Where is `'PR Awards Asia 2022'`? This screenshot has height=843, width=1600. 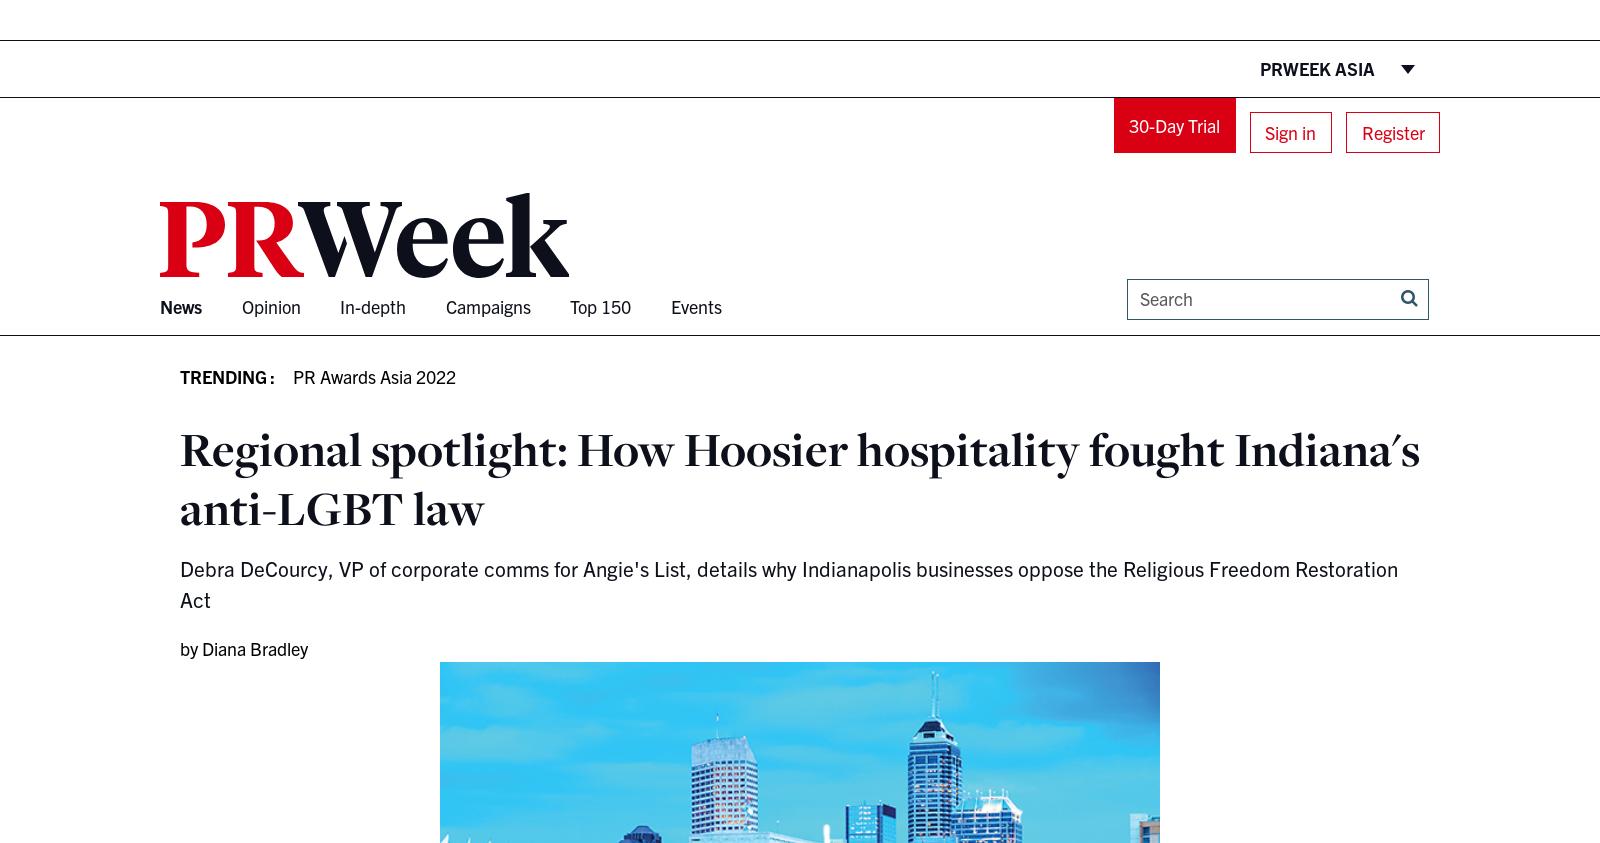
'PR Awards Asia 2022' is located at coordinates (374, 374).